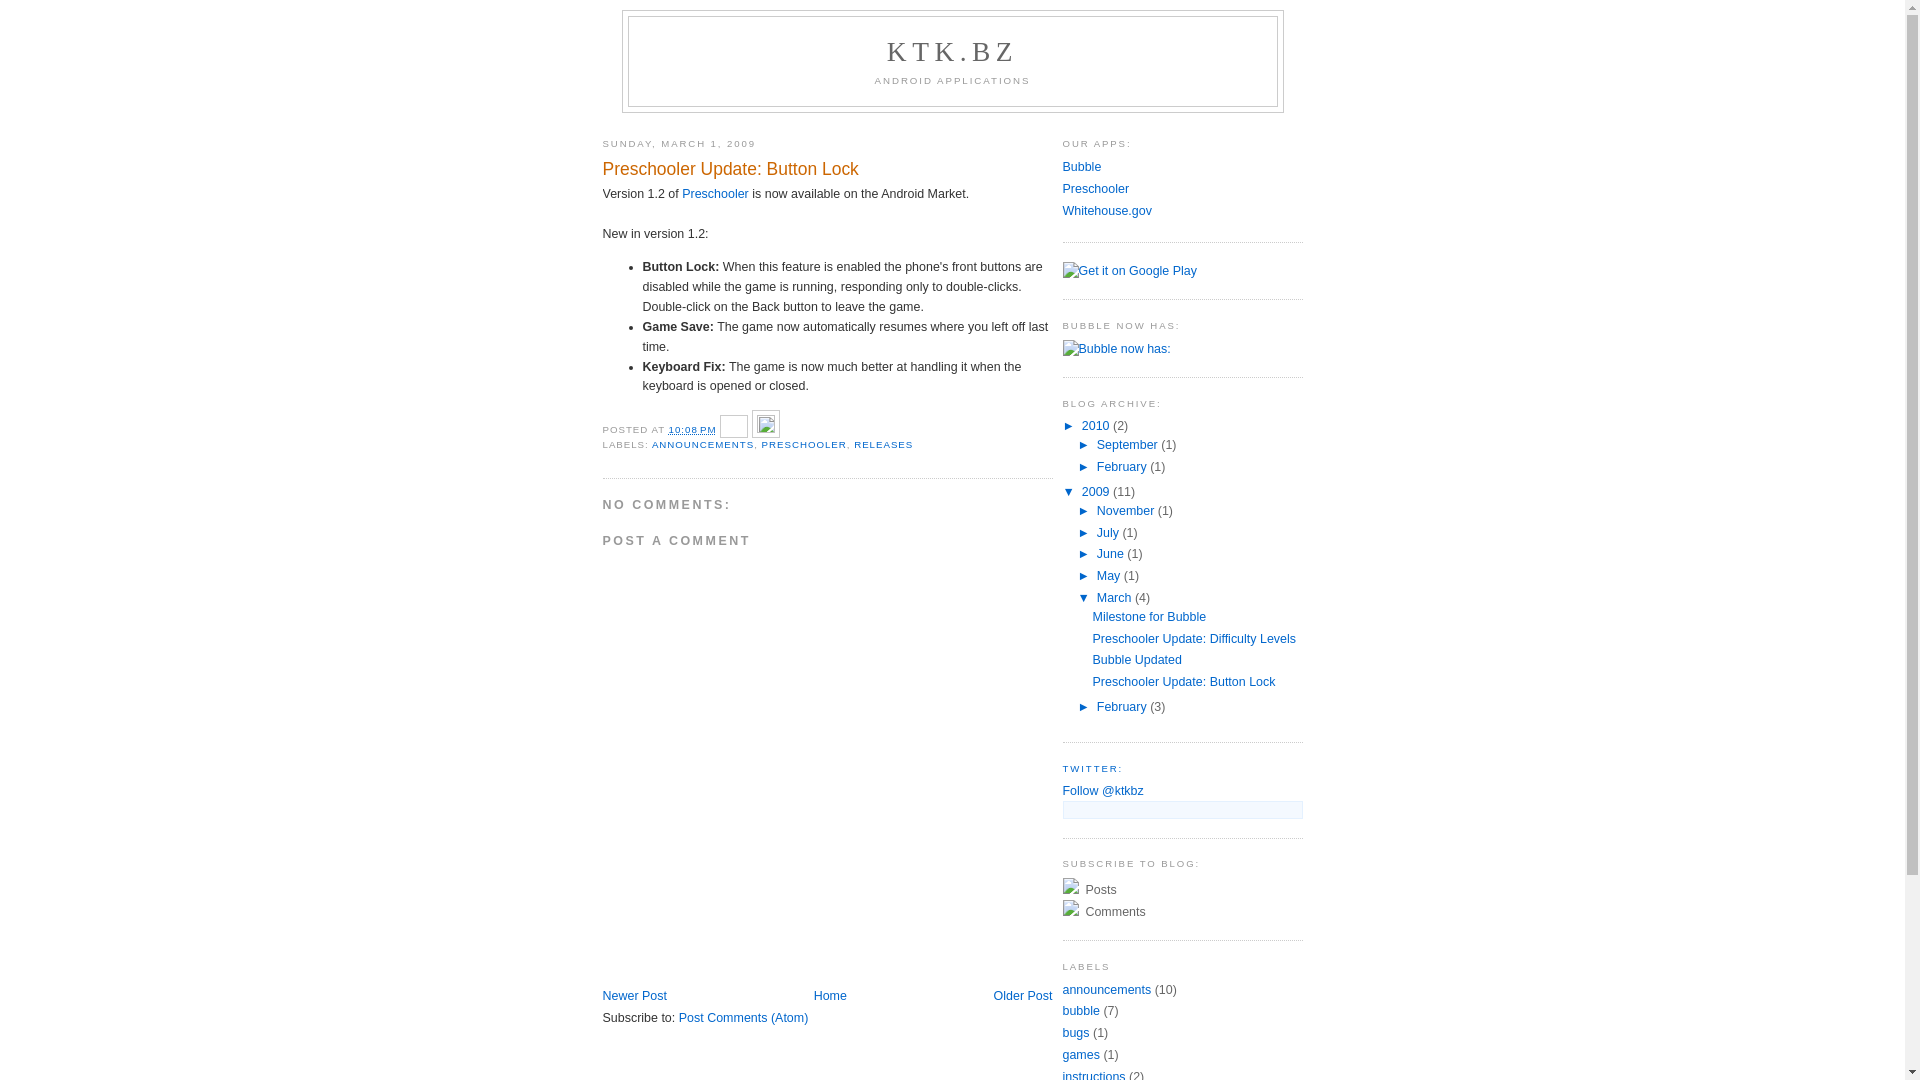 This screenshot has width=1920, height=1080. I want to click on 'Whitehouse.gov', so click(1105, 211).